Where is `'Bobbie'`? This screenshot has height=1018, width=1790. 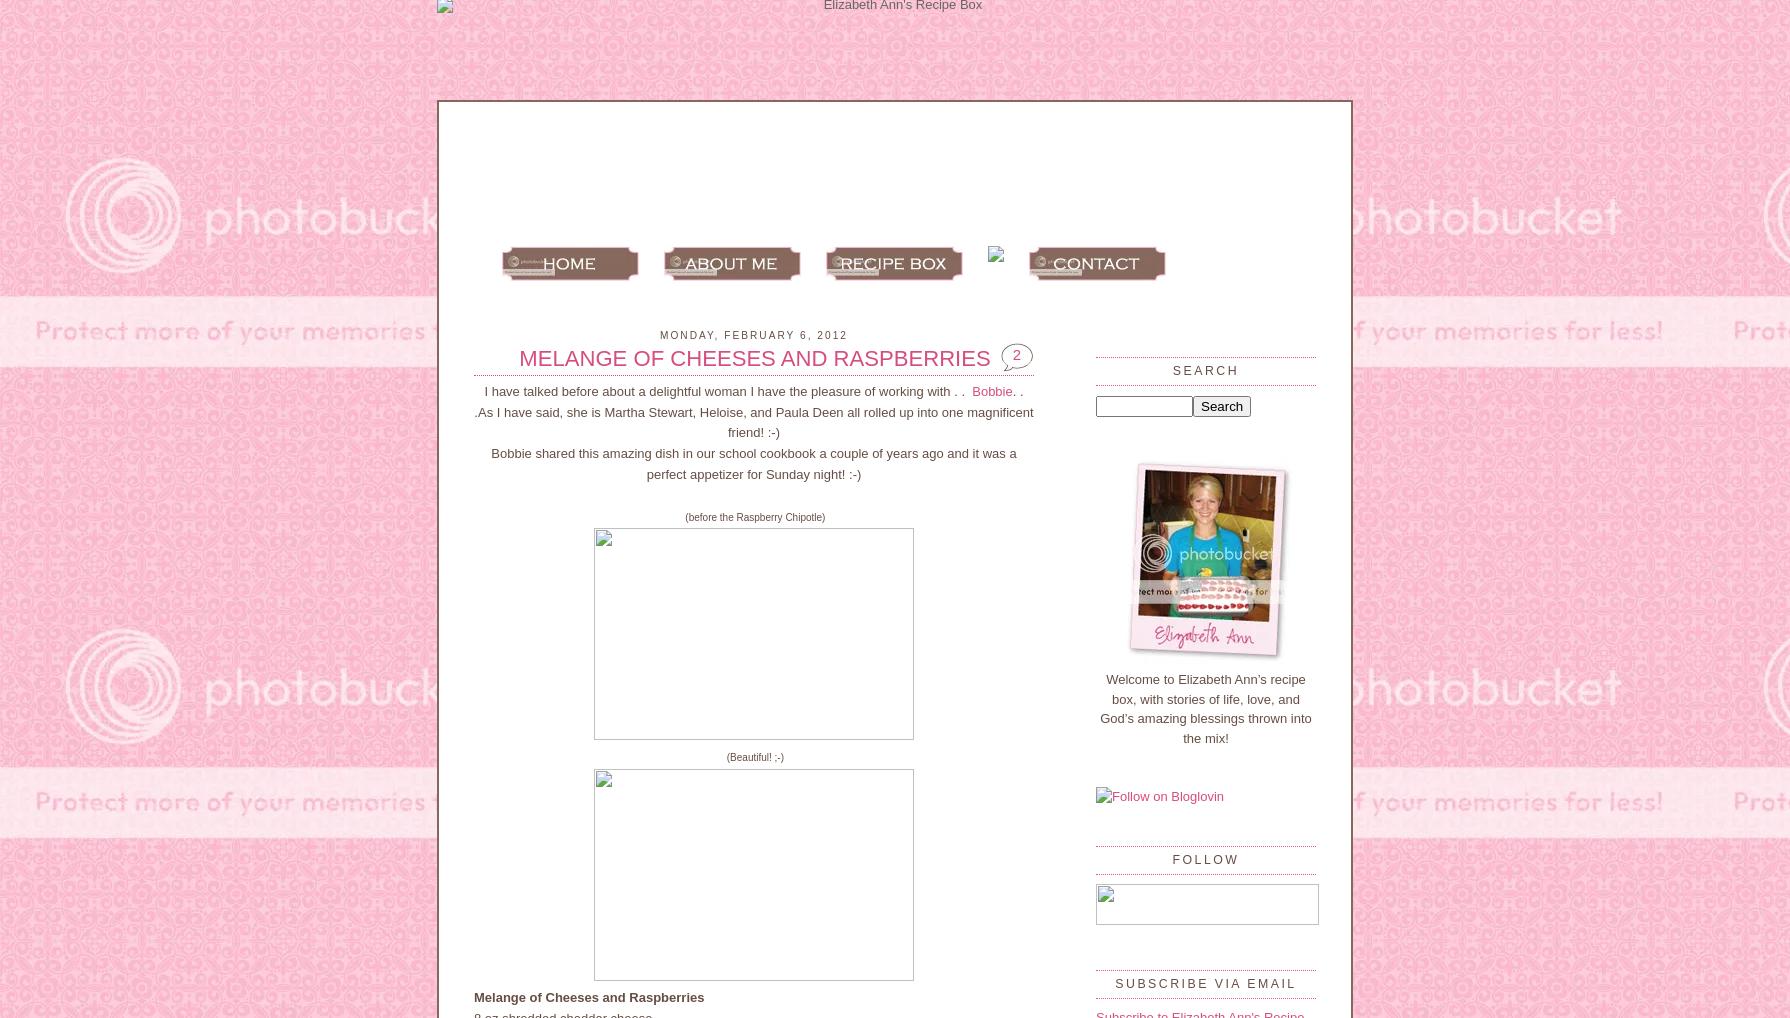
'Bobbie' is located at coordinates (971, 390).